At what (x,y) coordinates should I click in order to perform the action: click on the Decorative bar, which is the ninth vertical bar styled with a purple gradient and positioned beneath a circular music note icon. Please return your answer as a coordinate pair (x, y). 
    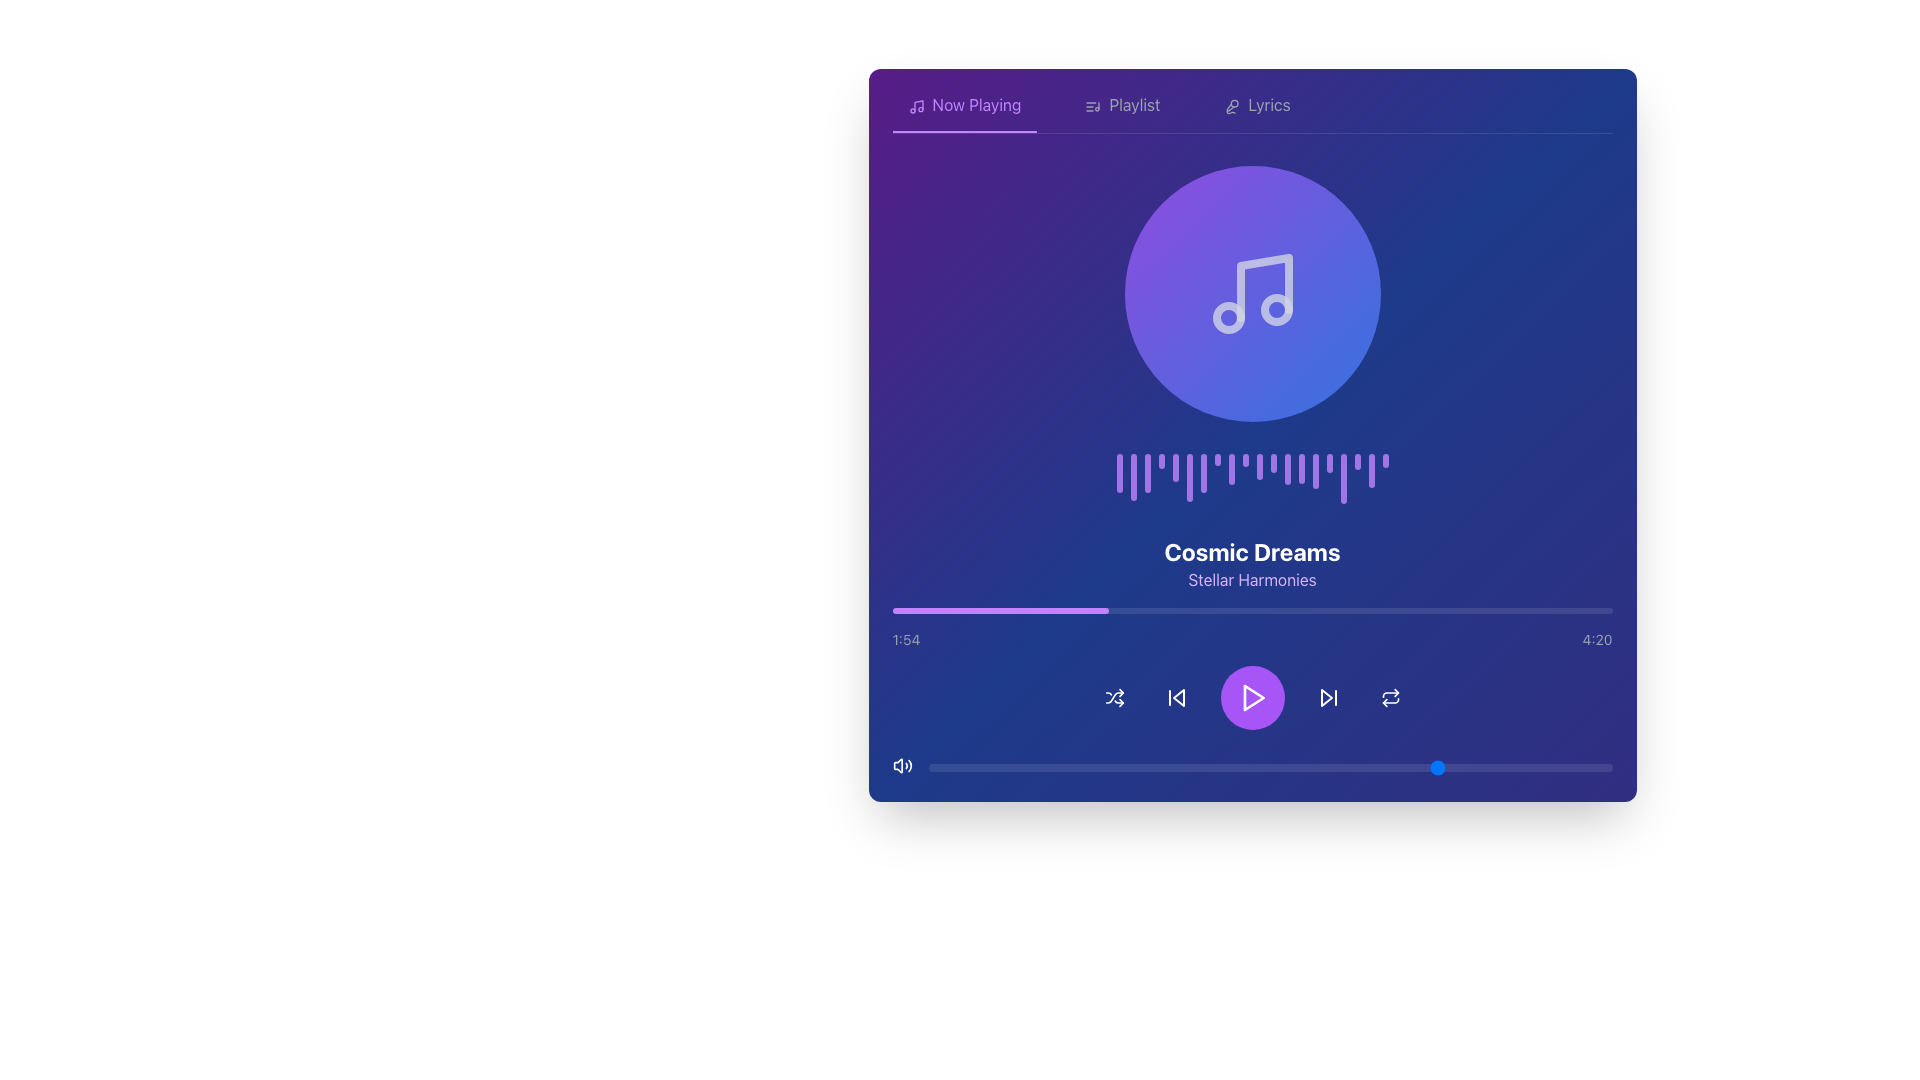
    Looking at the image, I should click on (1230, 469).